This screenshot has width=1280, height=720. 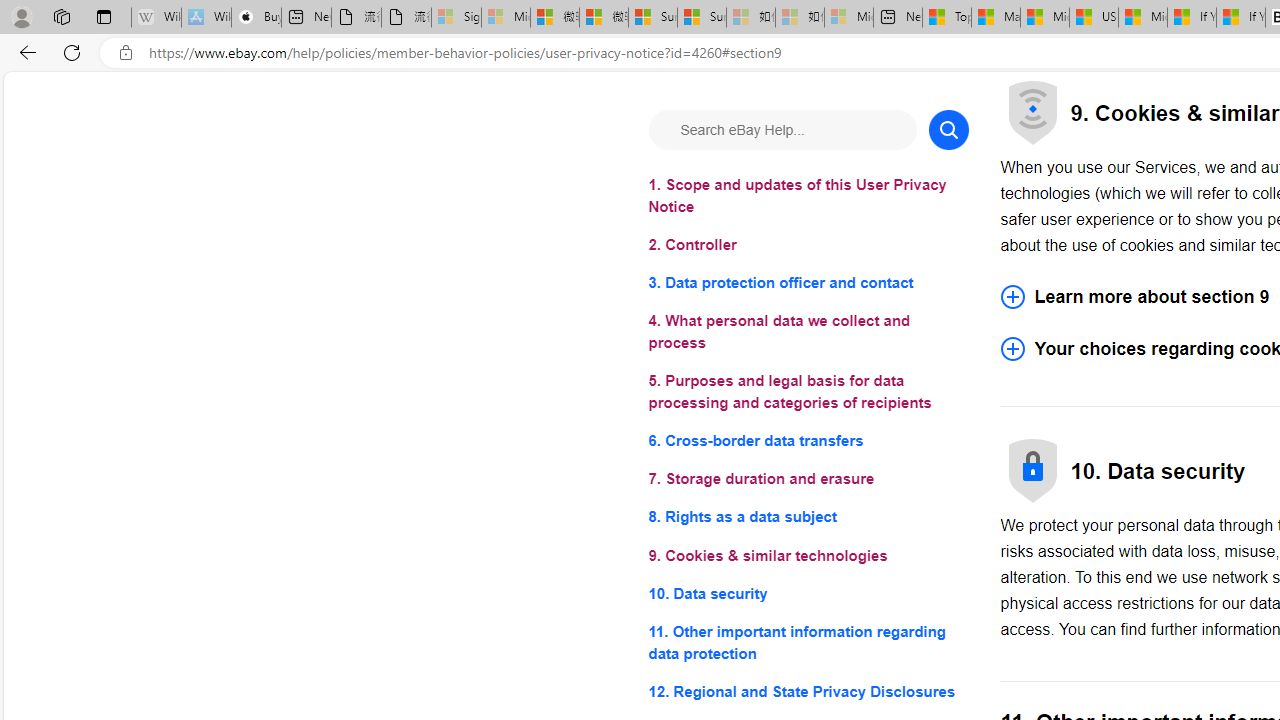 I want to click on '9. Cookies & similar technologies', so click(x=808, y=555).